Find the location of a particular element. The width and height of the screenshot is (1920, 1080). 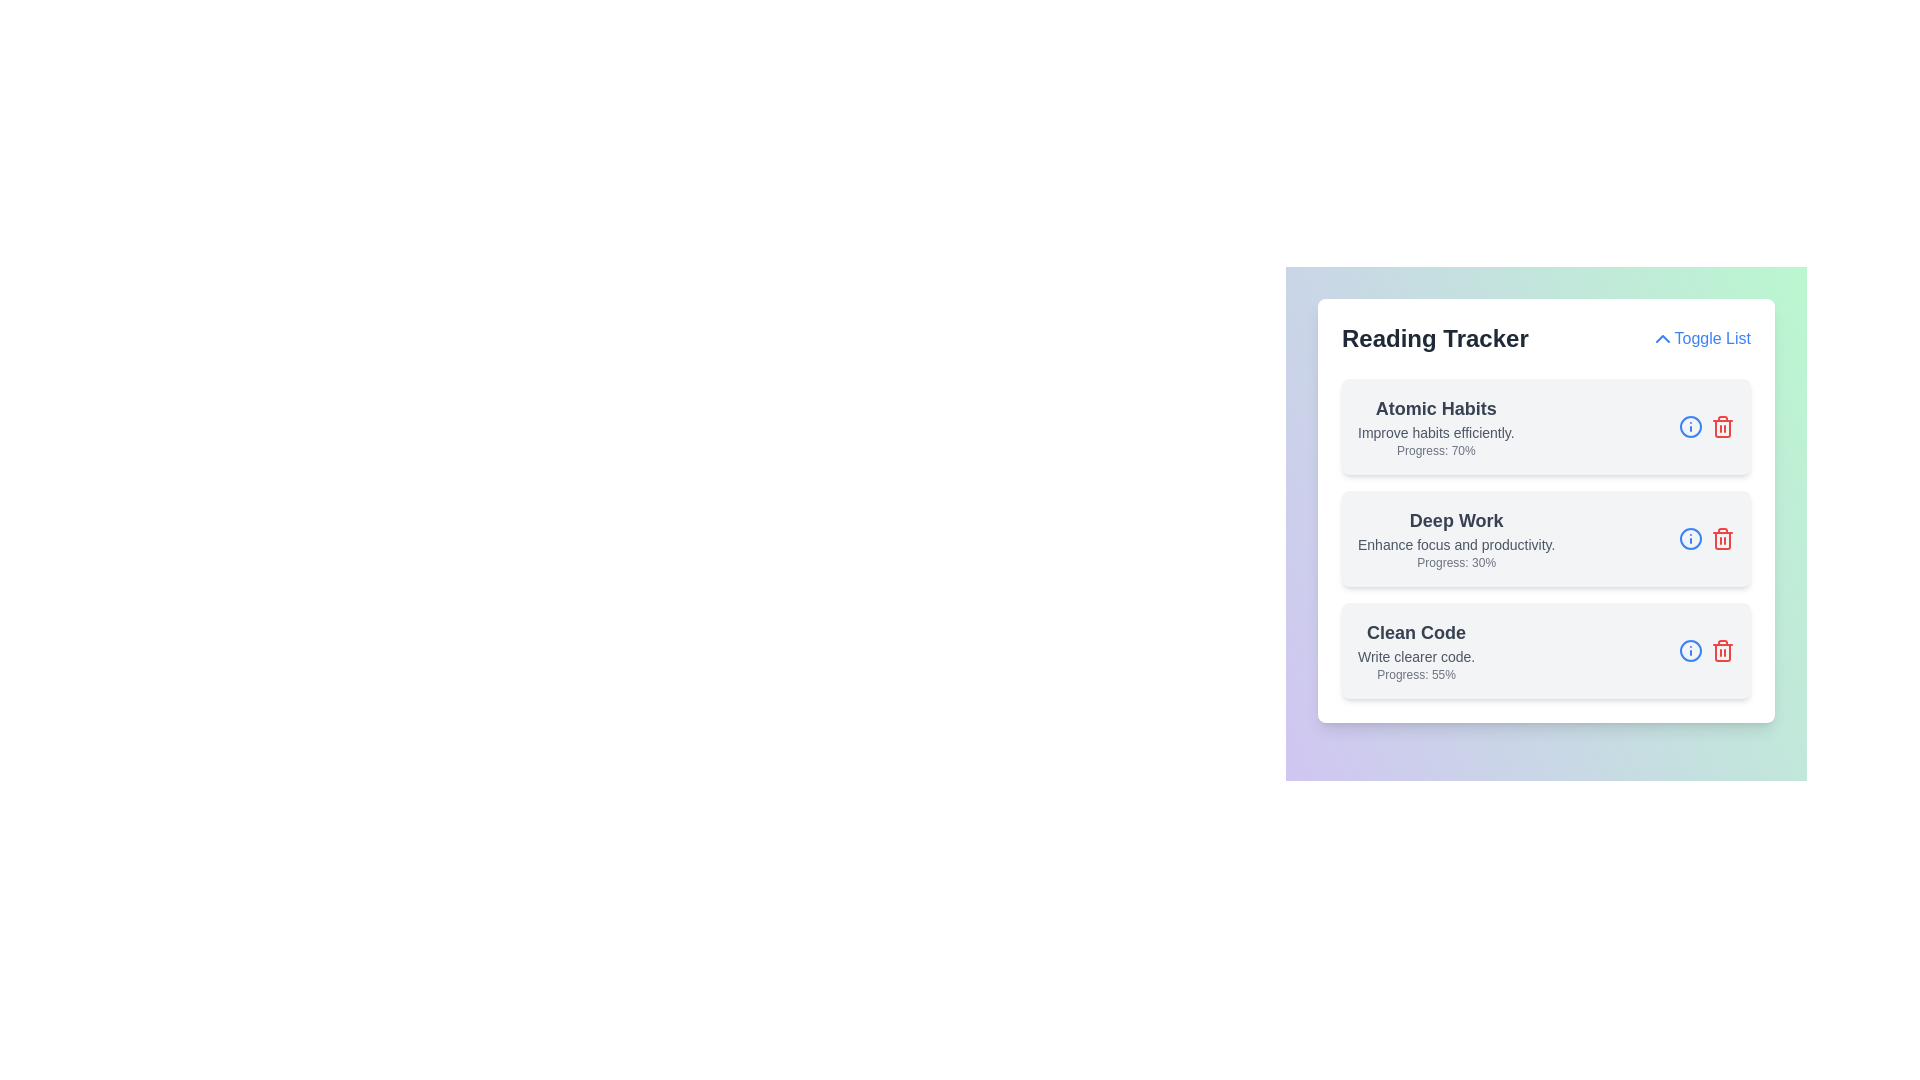

the delete button located on the right side of the 'Clean Code' card in the 'Reading Tracker' list is located at coordinates (1722, 652).